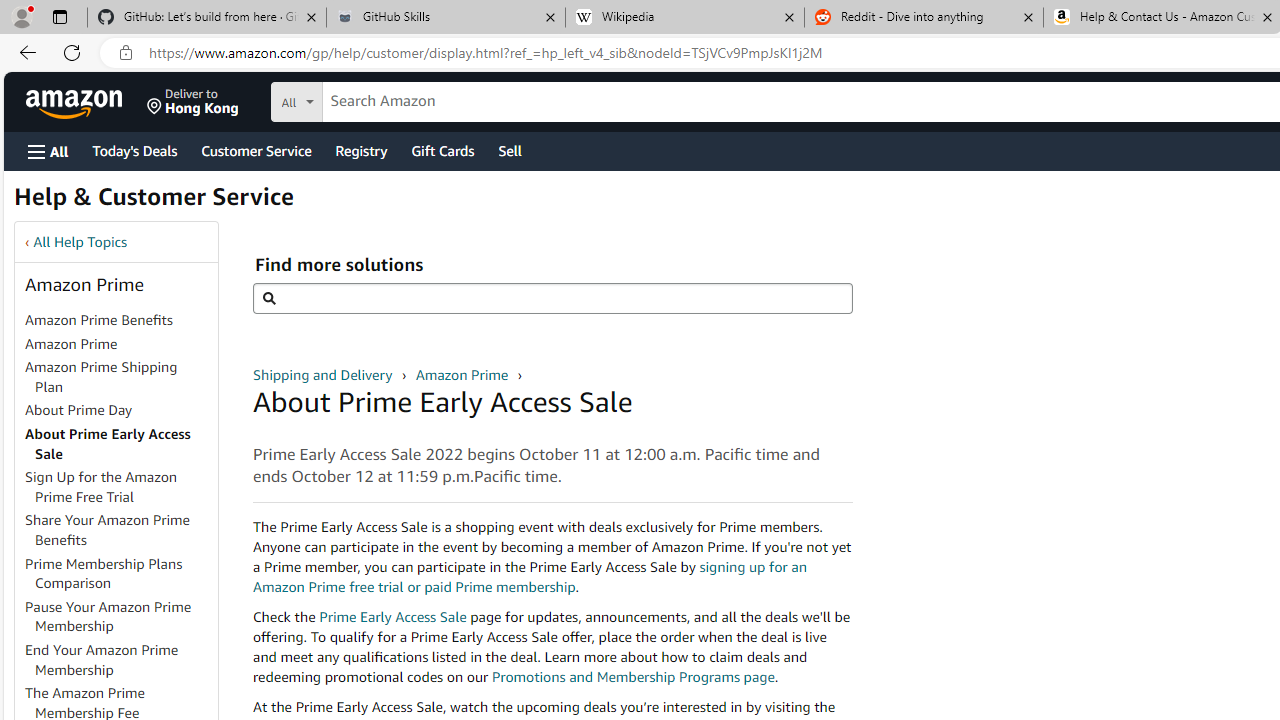  Describe the element at coordinates (119, 378) in the screenshot. I see `'Amazon Prime Shipping Plan'` at that location.